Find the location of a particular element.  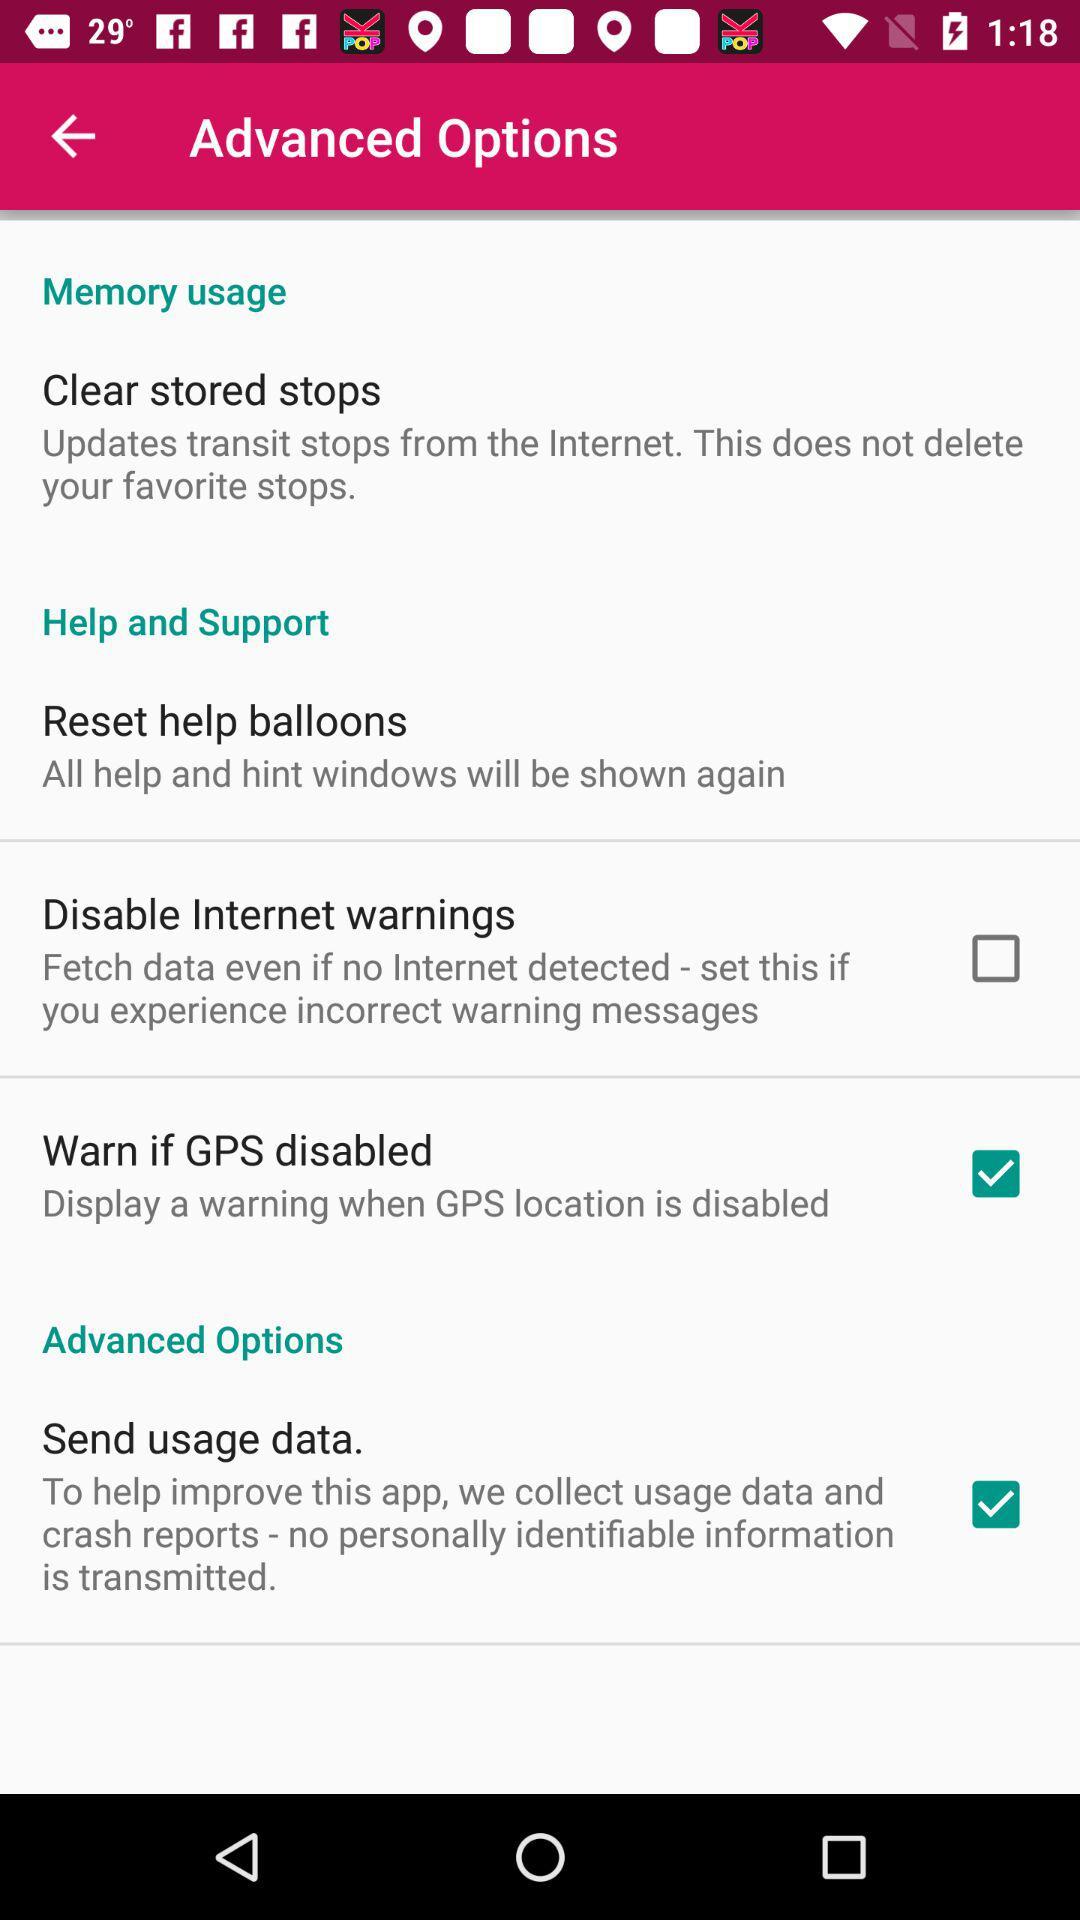

go back is located at coordinates (72, 135).